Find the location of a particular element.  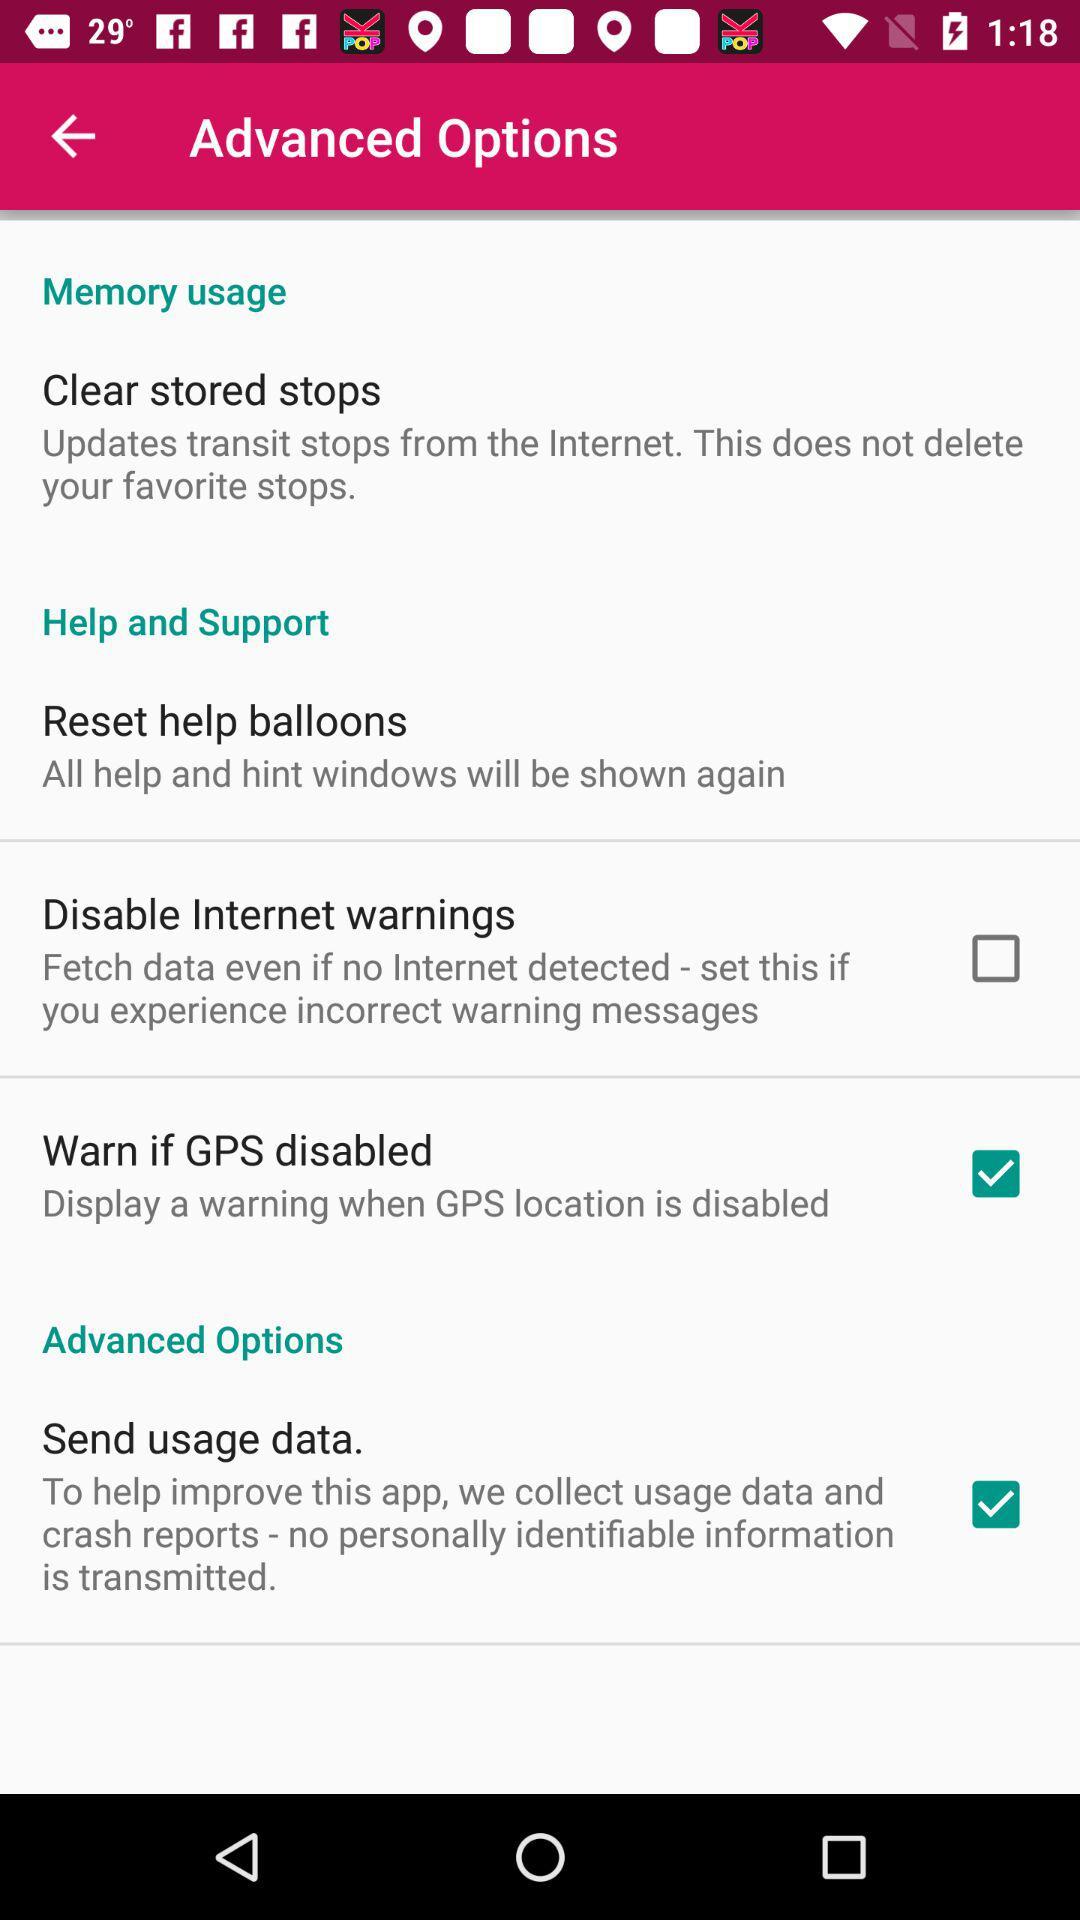

go back is located at coordinates (72, 135).